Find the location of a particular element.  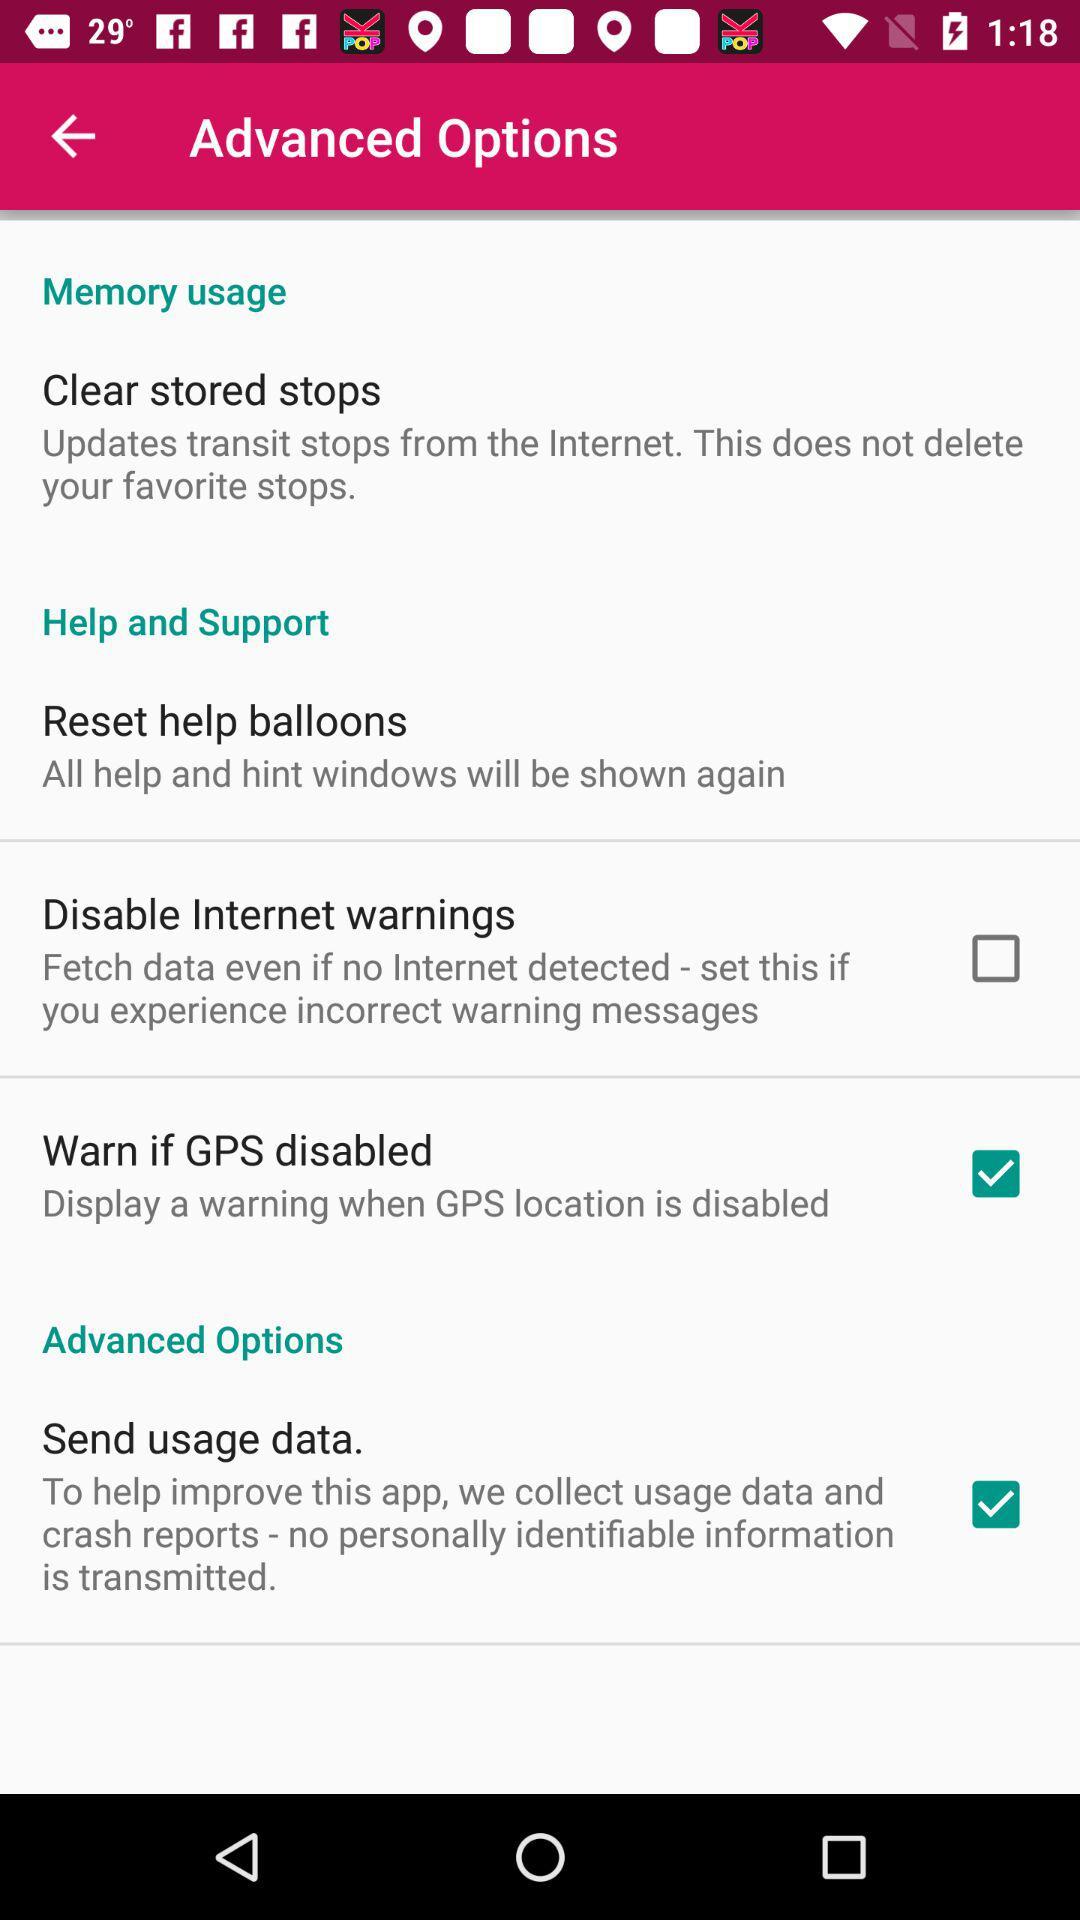

go back is located at coordinates (72, 135).